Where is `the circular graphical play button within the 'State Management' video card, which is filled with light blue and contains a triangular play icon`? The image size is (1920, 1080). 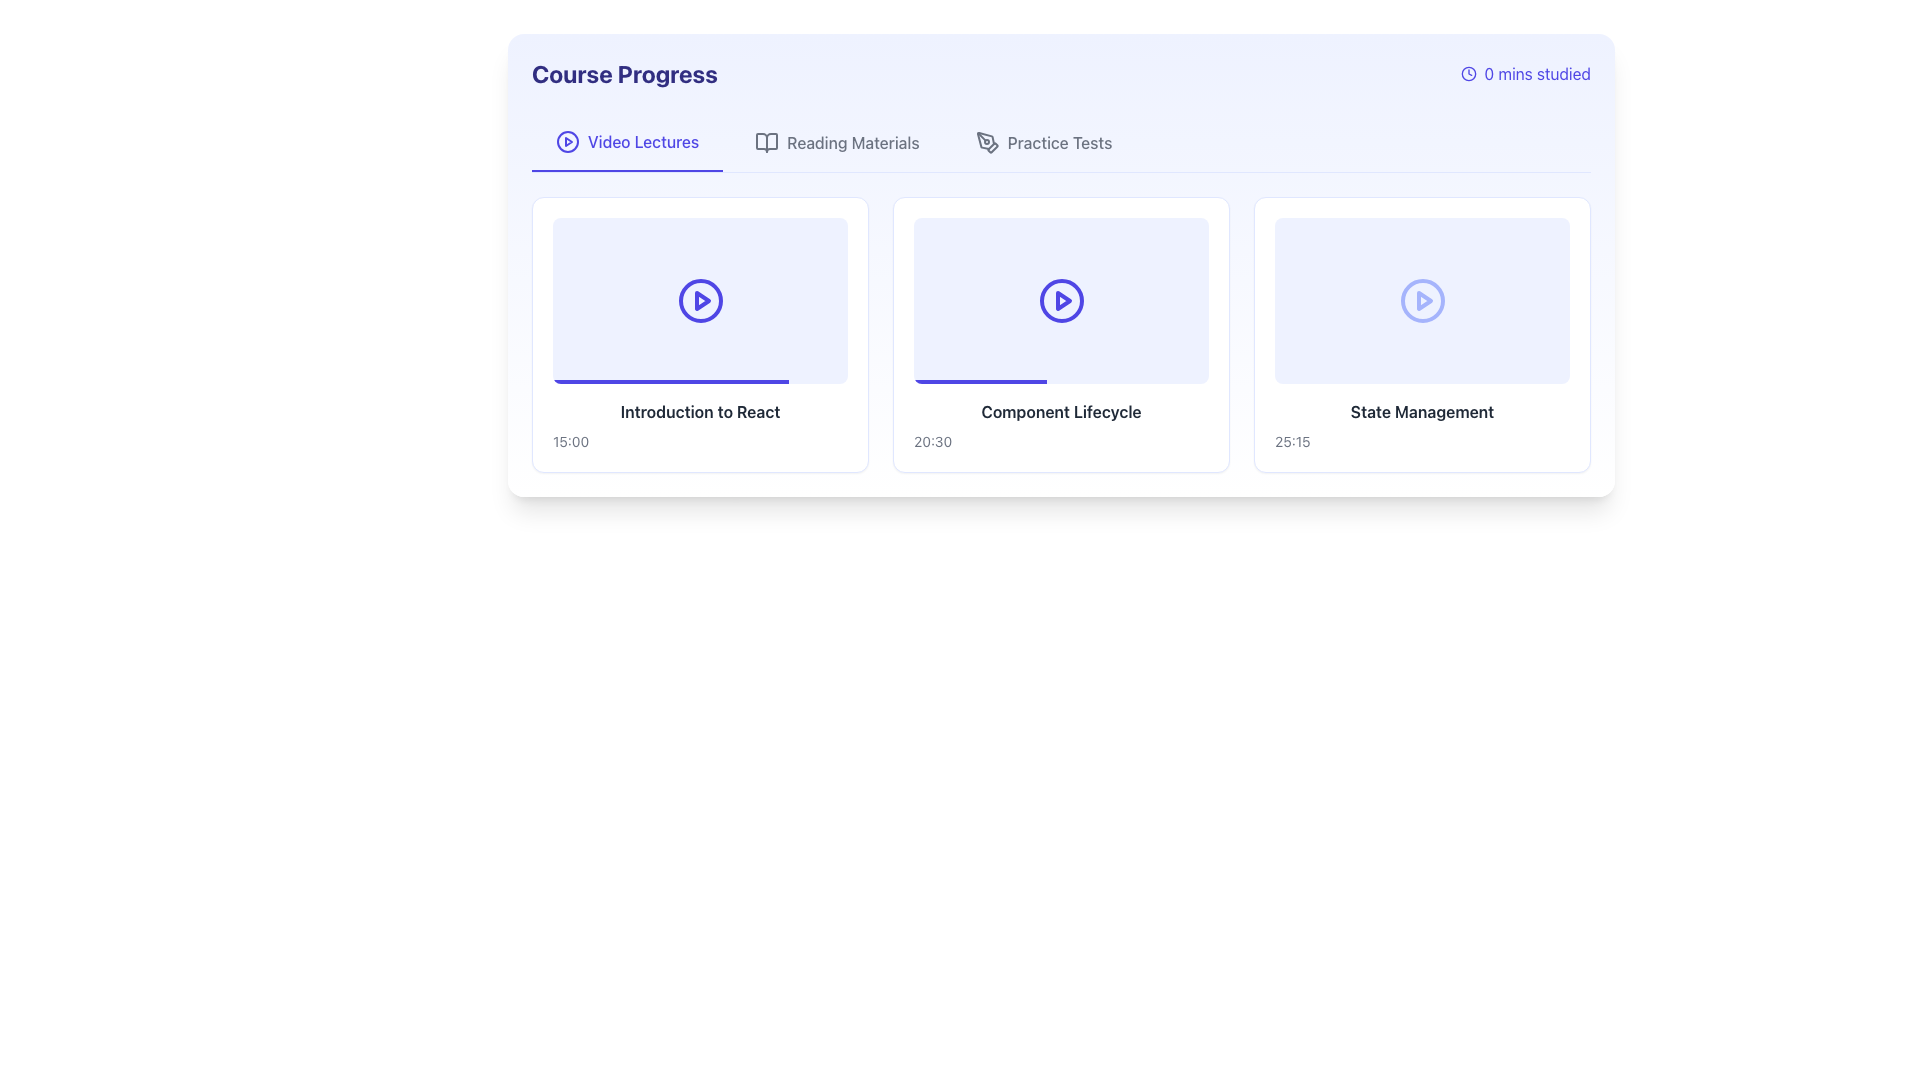
the circular graphical play button within the 'State Management' video card, which is filled with light blue and contains a triangular play icon is located at coordinates (1421, 300).